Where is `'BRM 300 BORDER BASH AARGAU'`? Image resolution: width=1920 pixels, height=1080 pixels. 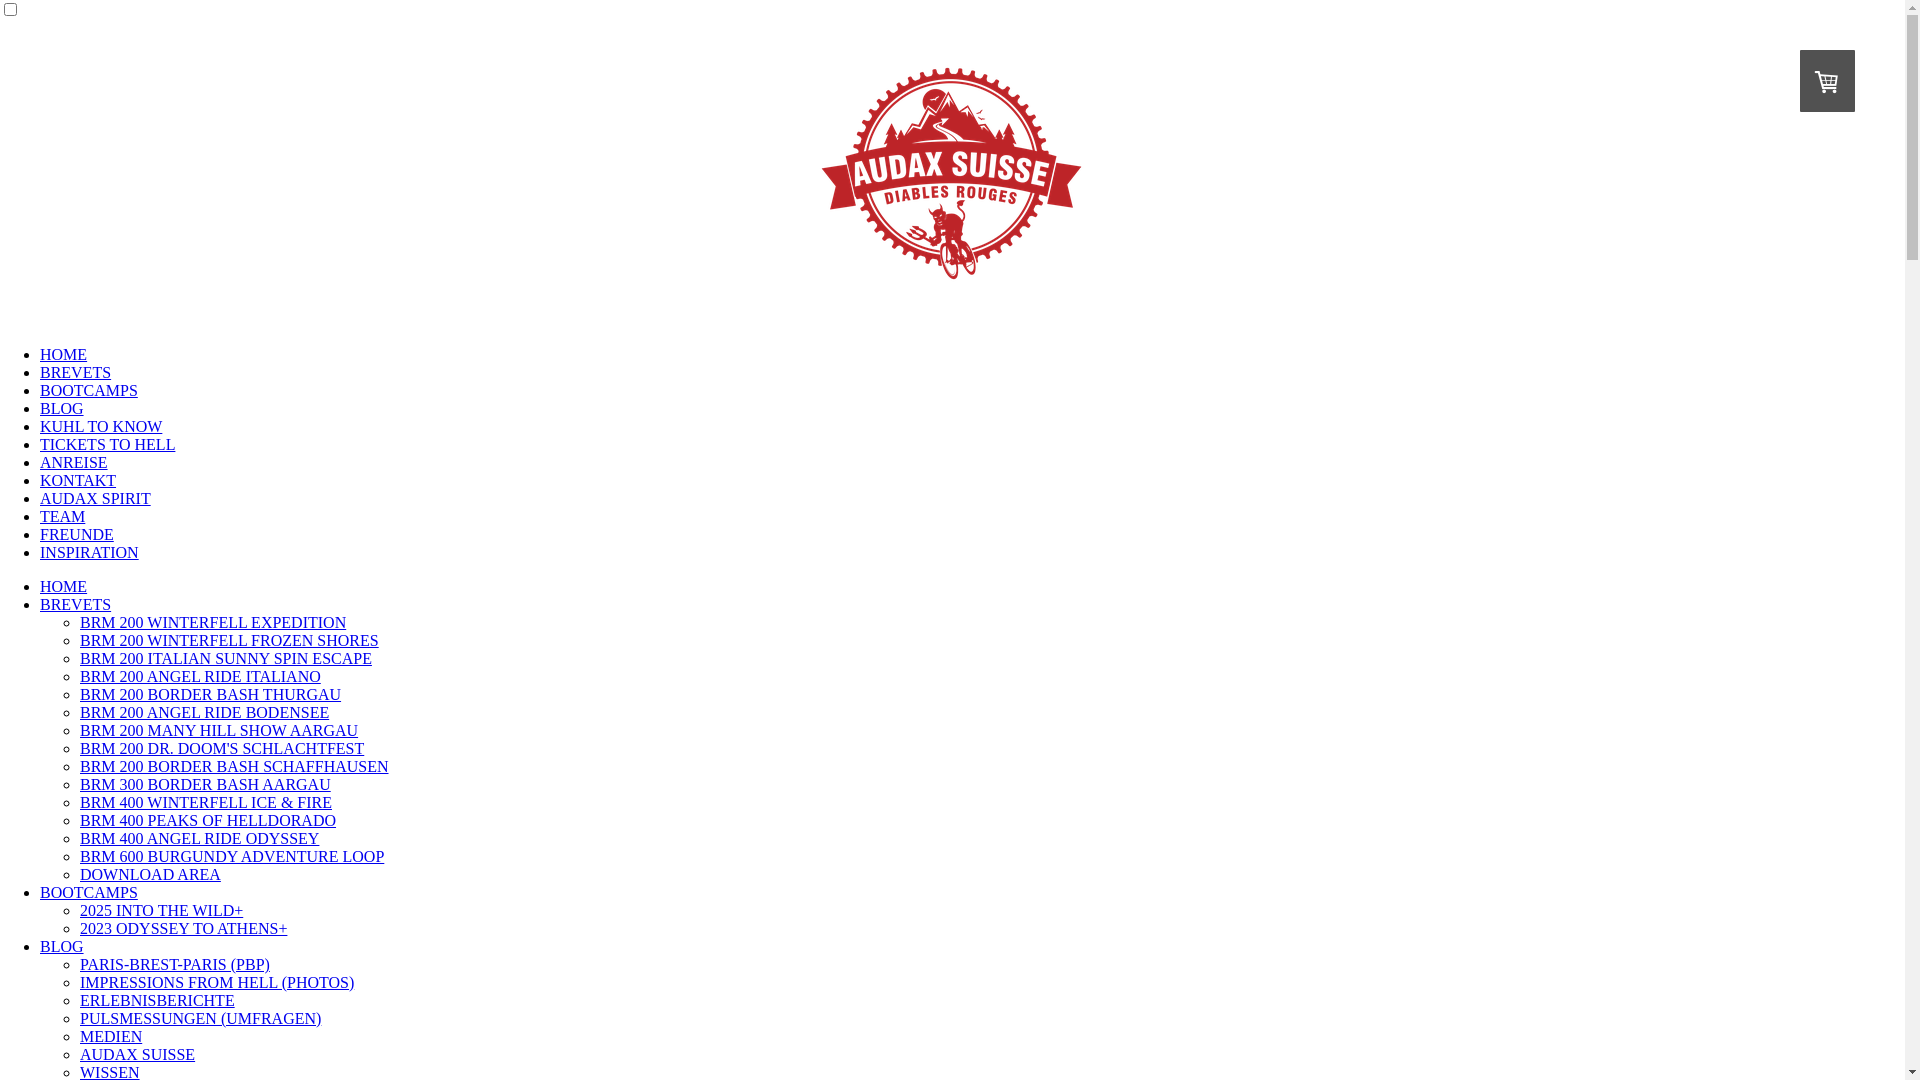 'BRM 300 BORDER BASH AARGAU' is located at coordinates (205, 783).